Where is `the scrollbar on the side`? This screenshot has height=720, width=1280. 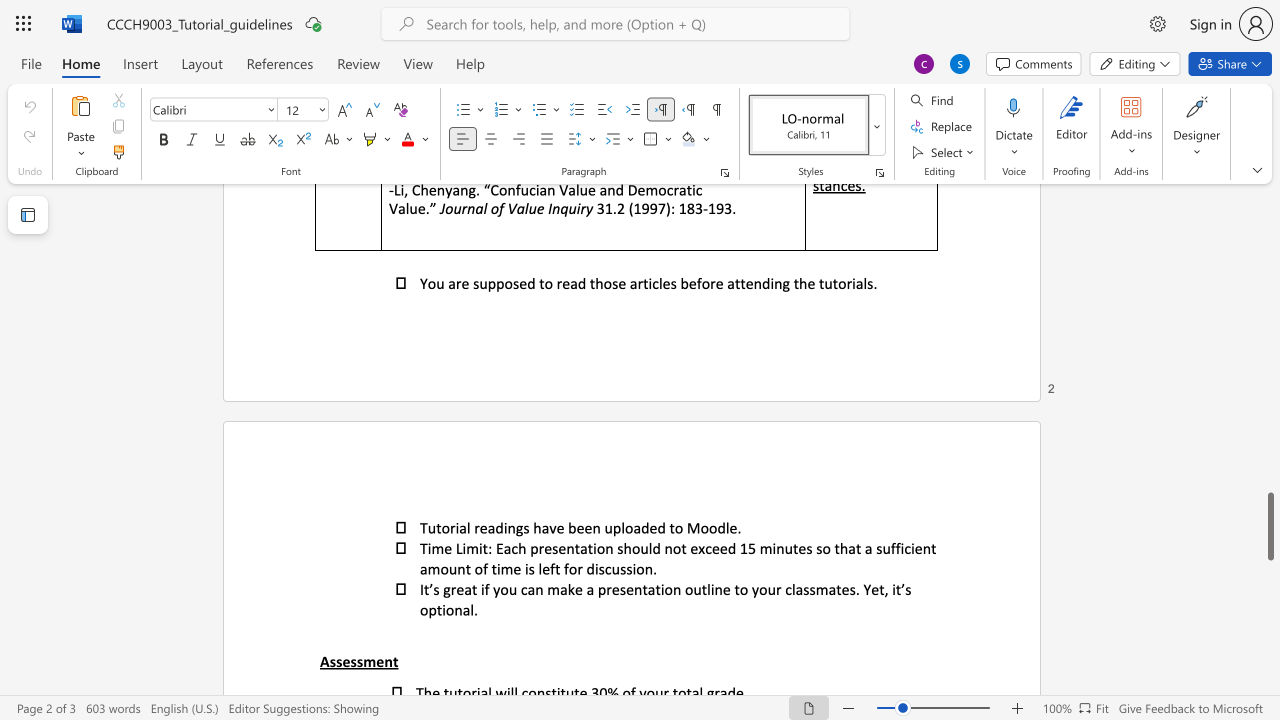 the scrollbar on the side is located at coordinates (1269, 310).